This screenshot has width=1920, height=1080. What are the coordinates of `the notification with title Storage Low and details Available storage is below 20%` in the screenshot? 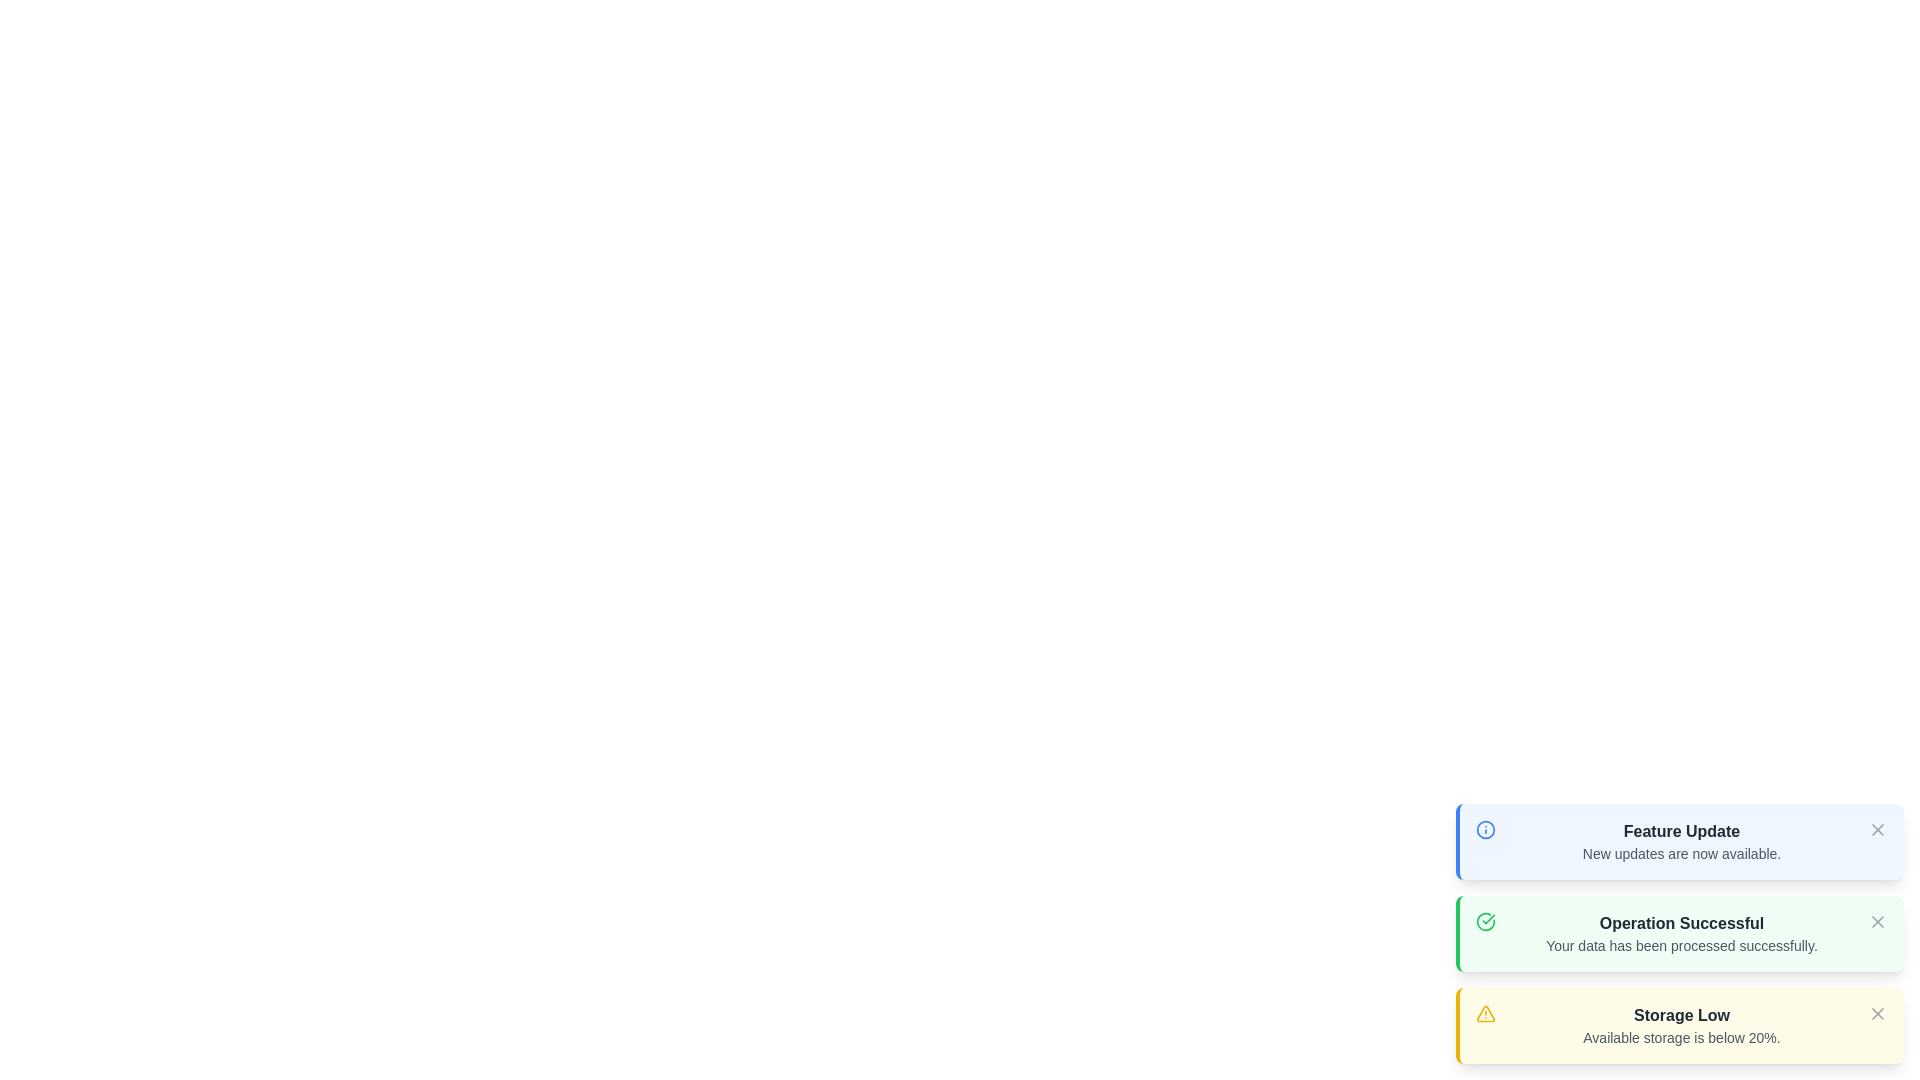 It's located at (1680, 1015).